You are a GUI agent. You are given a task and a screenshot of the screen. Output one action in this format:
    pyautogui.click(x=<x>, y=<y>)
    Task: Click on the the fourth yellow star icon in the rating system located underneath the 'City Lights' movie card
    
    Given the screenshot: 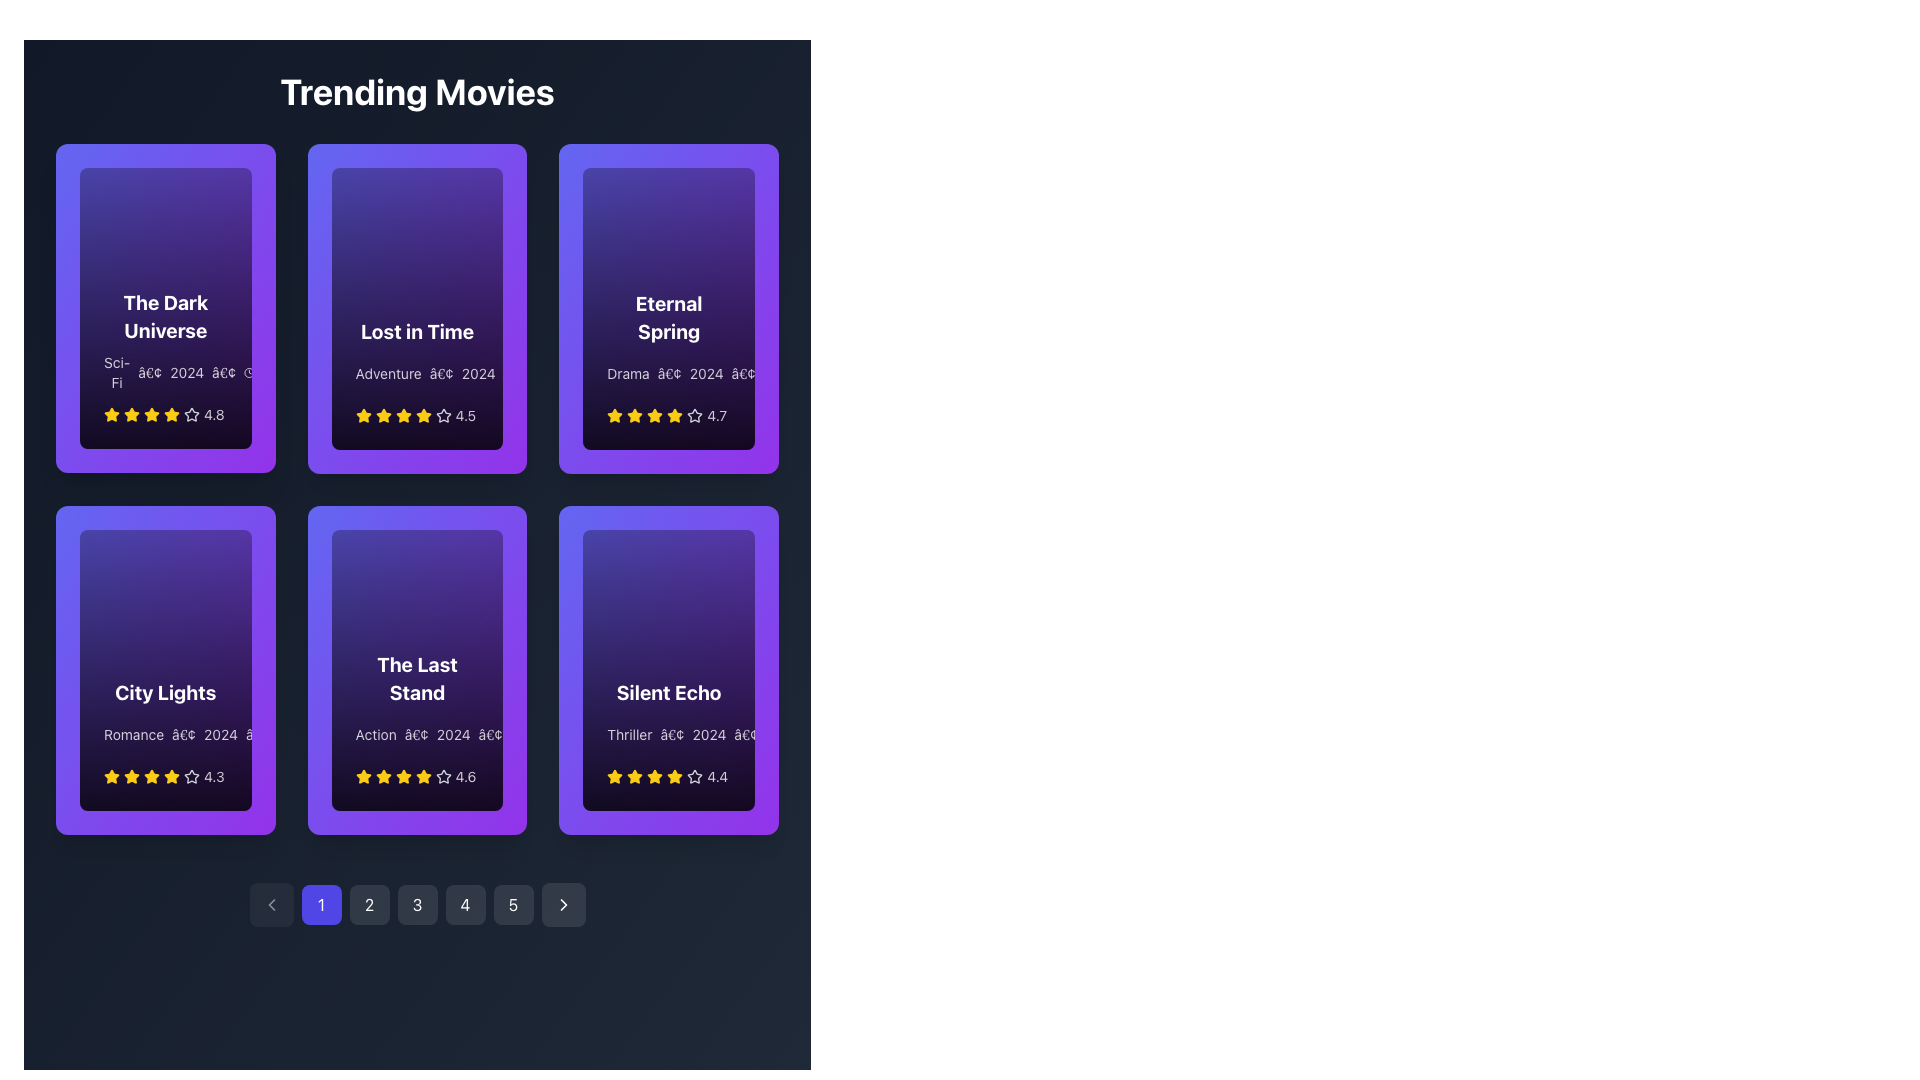 What is the action you would take?
    pyautogui.click(x=151, y=775)
    